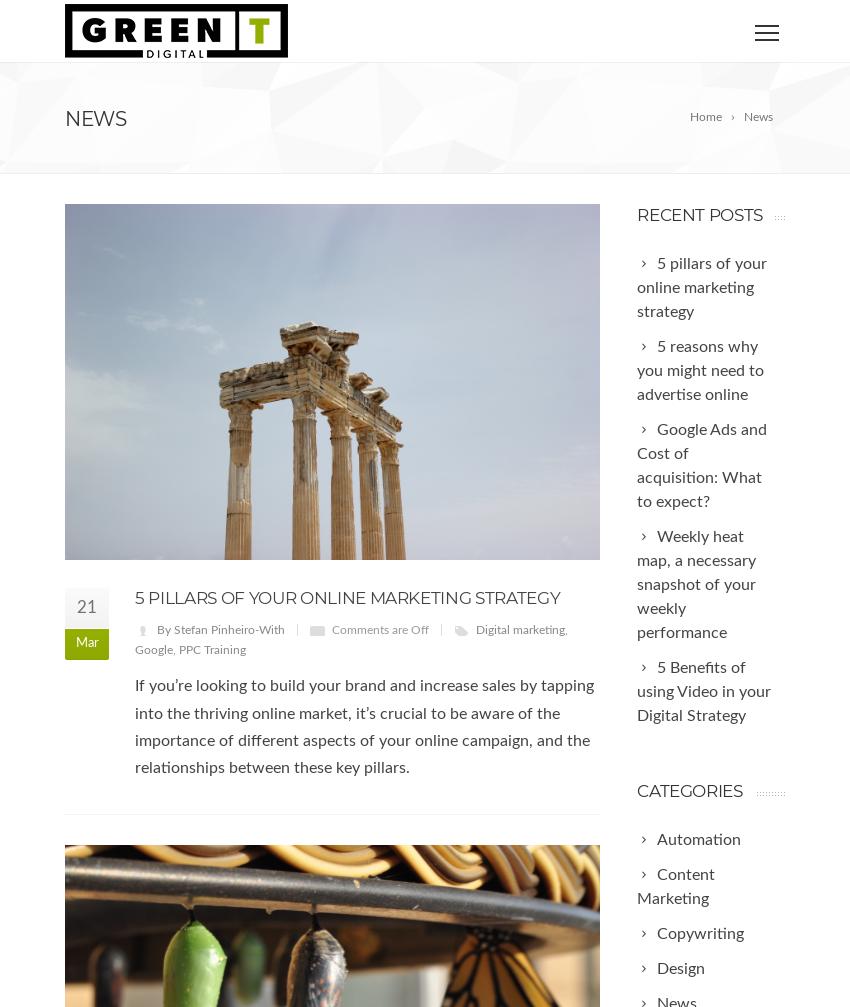 The width and height of the screenshot is (850, 1007). What do you see at coordinates (363, 725) in the screenshot?
I see `'If you’re looking to build your brand and increase sales by tapping into the thriving online market, it’s crucial to be aware of the importance of different aspects of your online campaign, and the relationships between these key pillars.'` at bounding box center [363, 725].